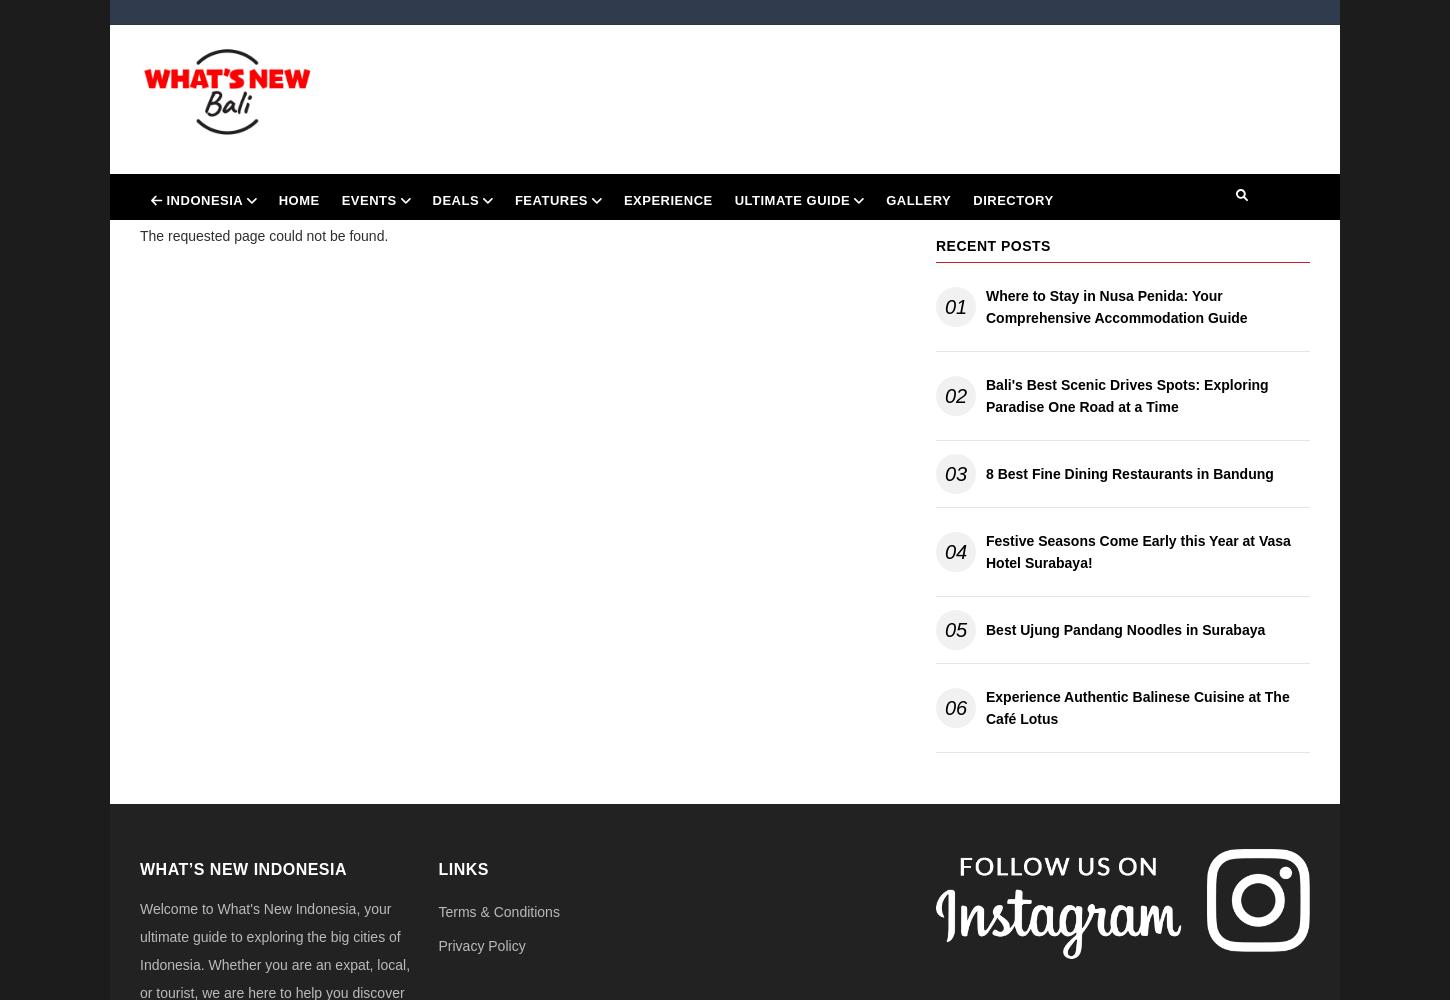 Image resolution: width=1450 pixels, height=1000 pixels. I want to click on 'Privacy Policy', so click(480, 945).